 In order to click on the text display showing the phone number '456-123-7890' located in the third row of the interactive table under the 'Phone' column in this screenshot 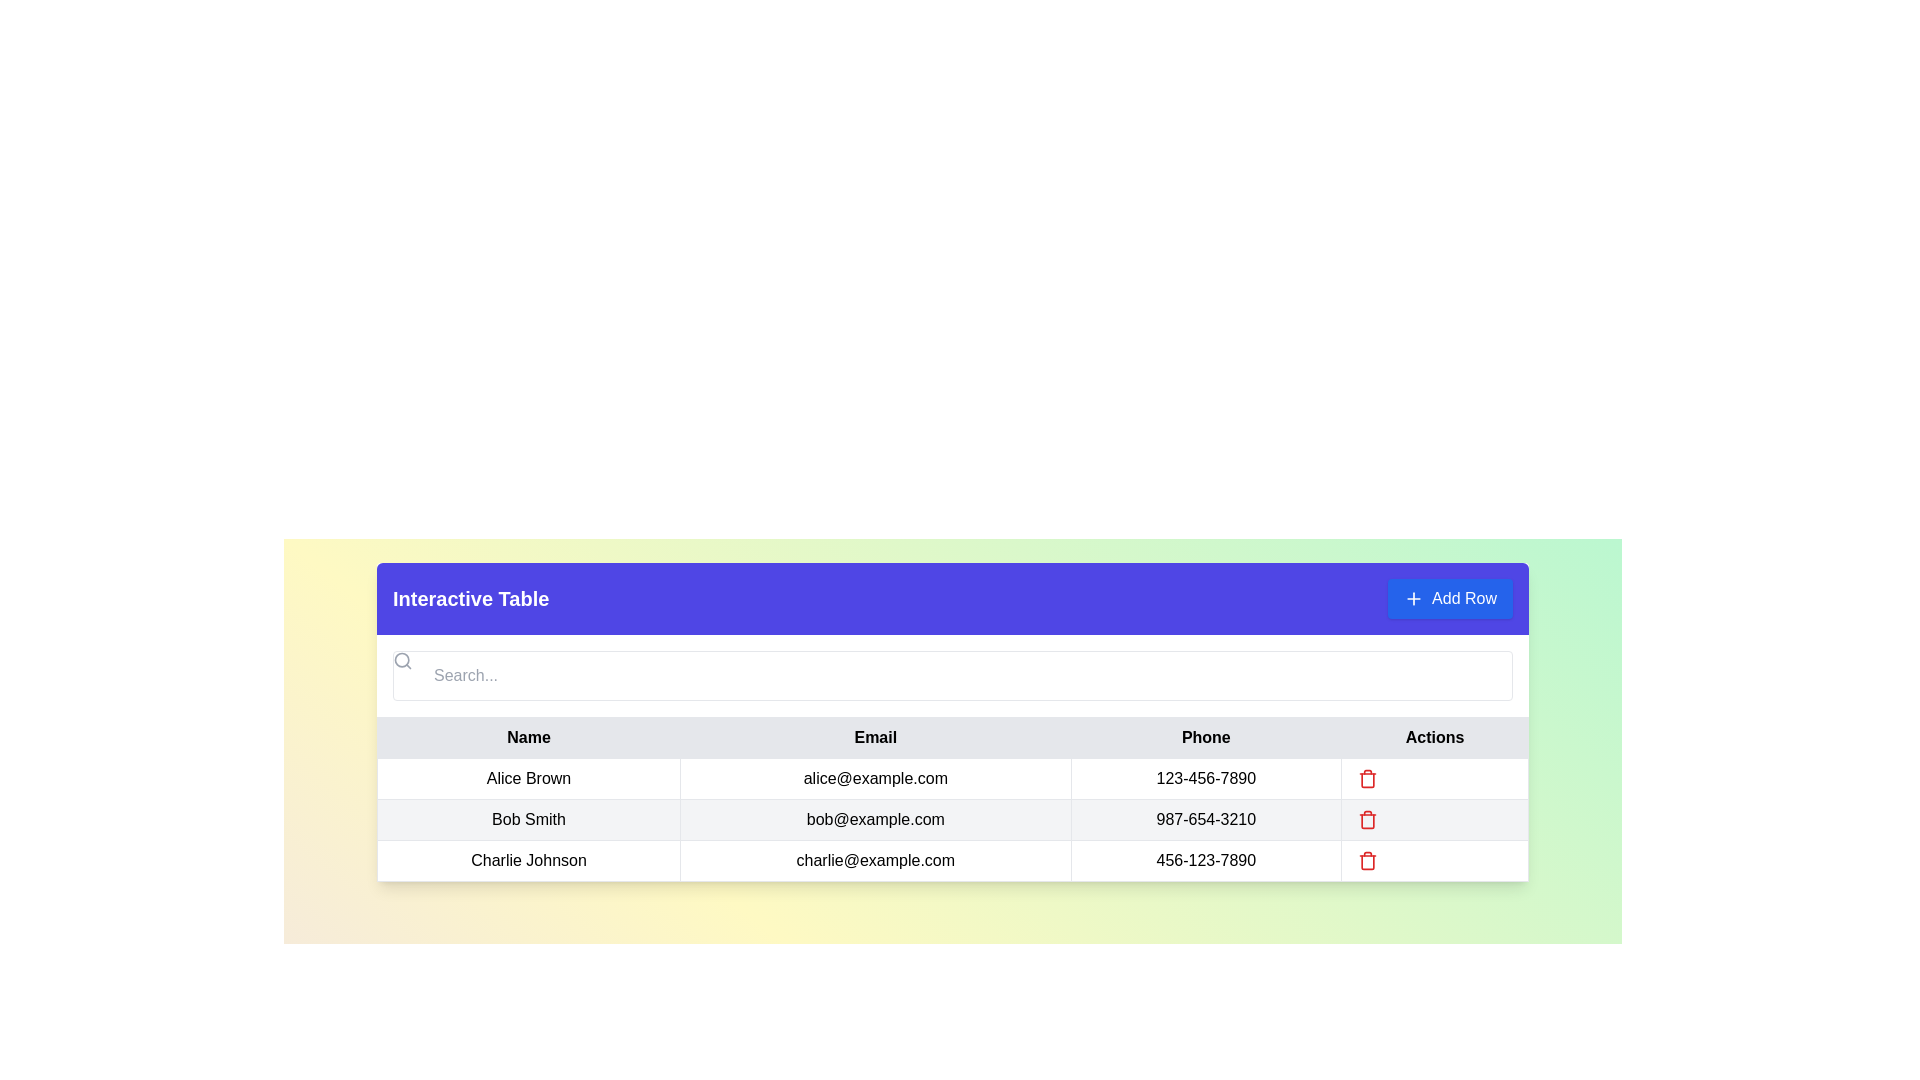, I will do `click(1205, 859)`.